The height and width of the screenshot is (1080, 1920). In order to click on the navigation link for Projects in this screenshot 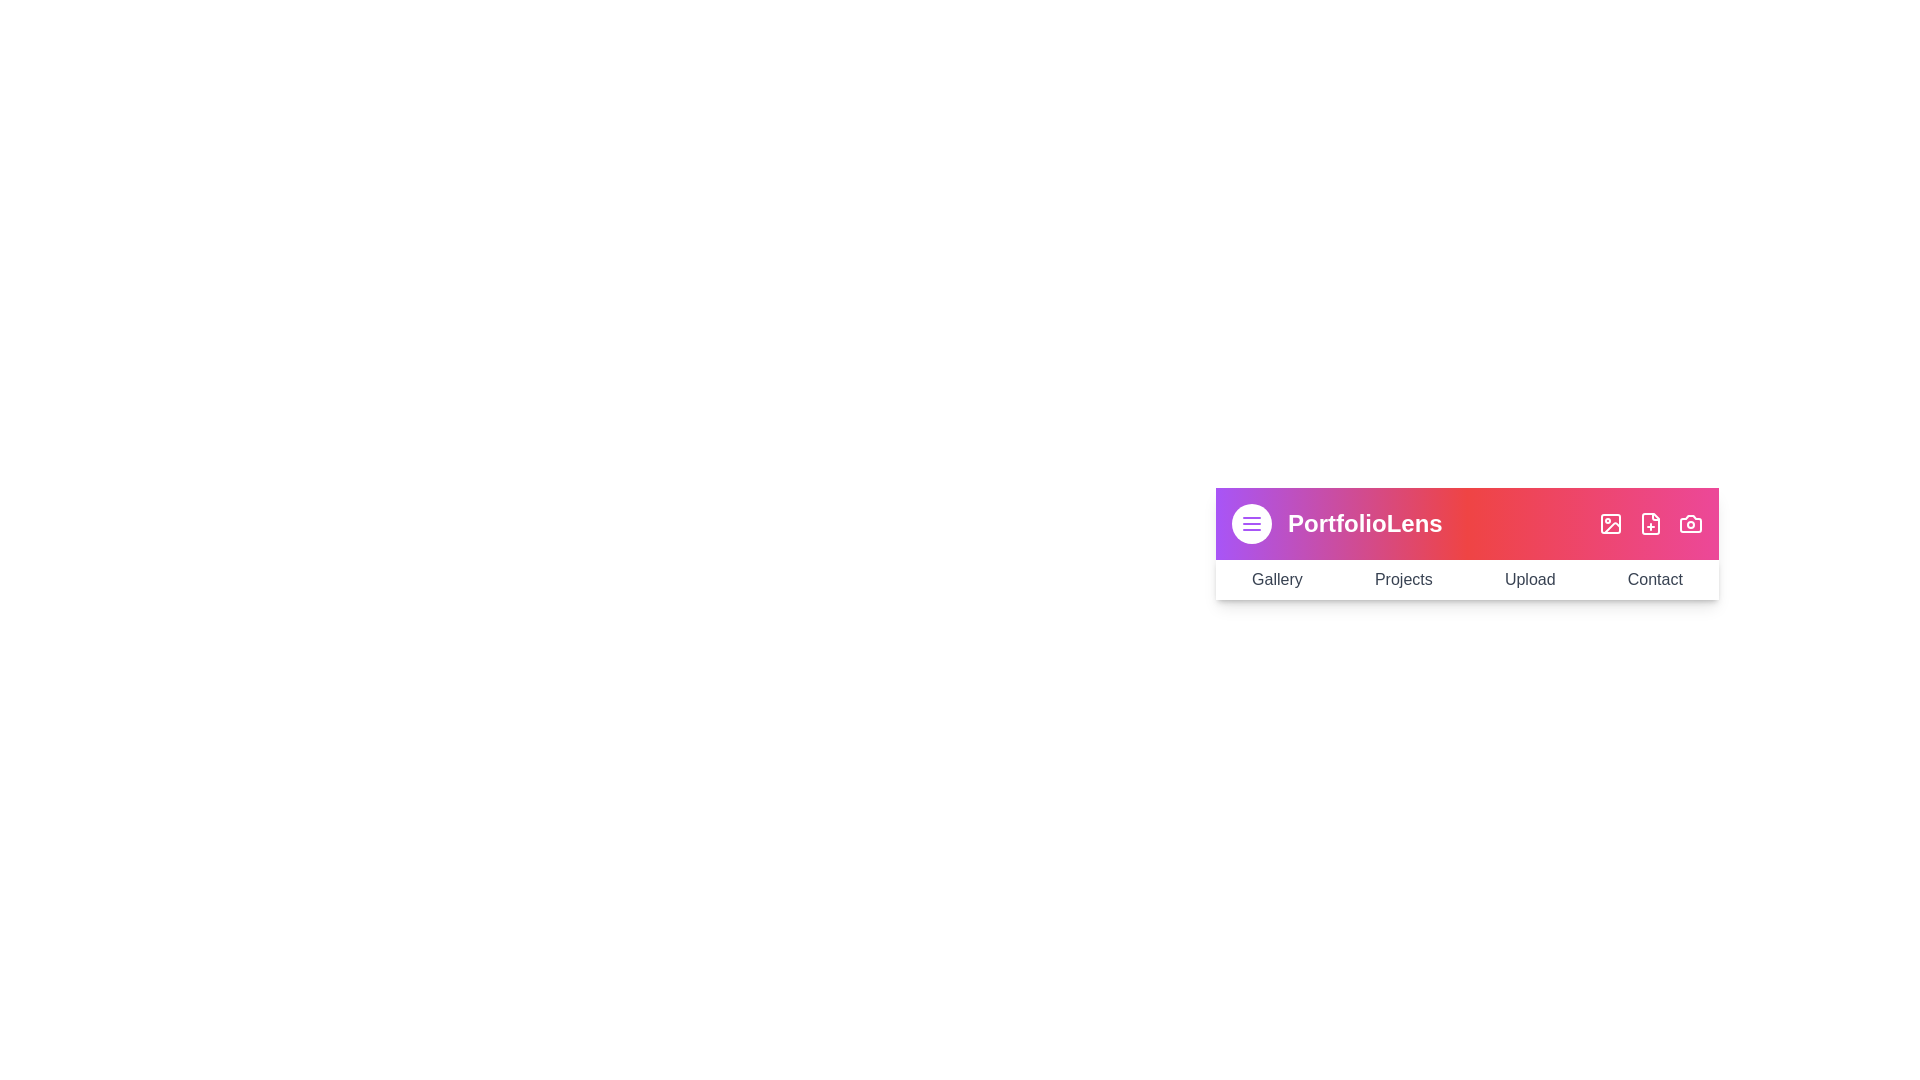, I will do `click(1402, 579)`.